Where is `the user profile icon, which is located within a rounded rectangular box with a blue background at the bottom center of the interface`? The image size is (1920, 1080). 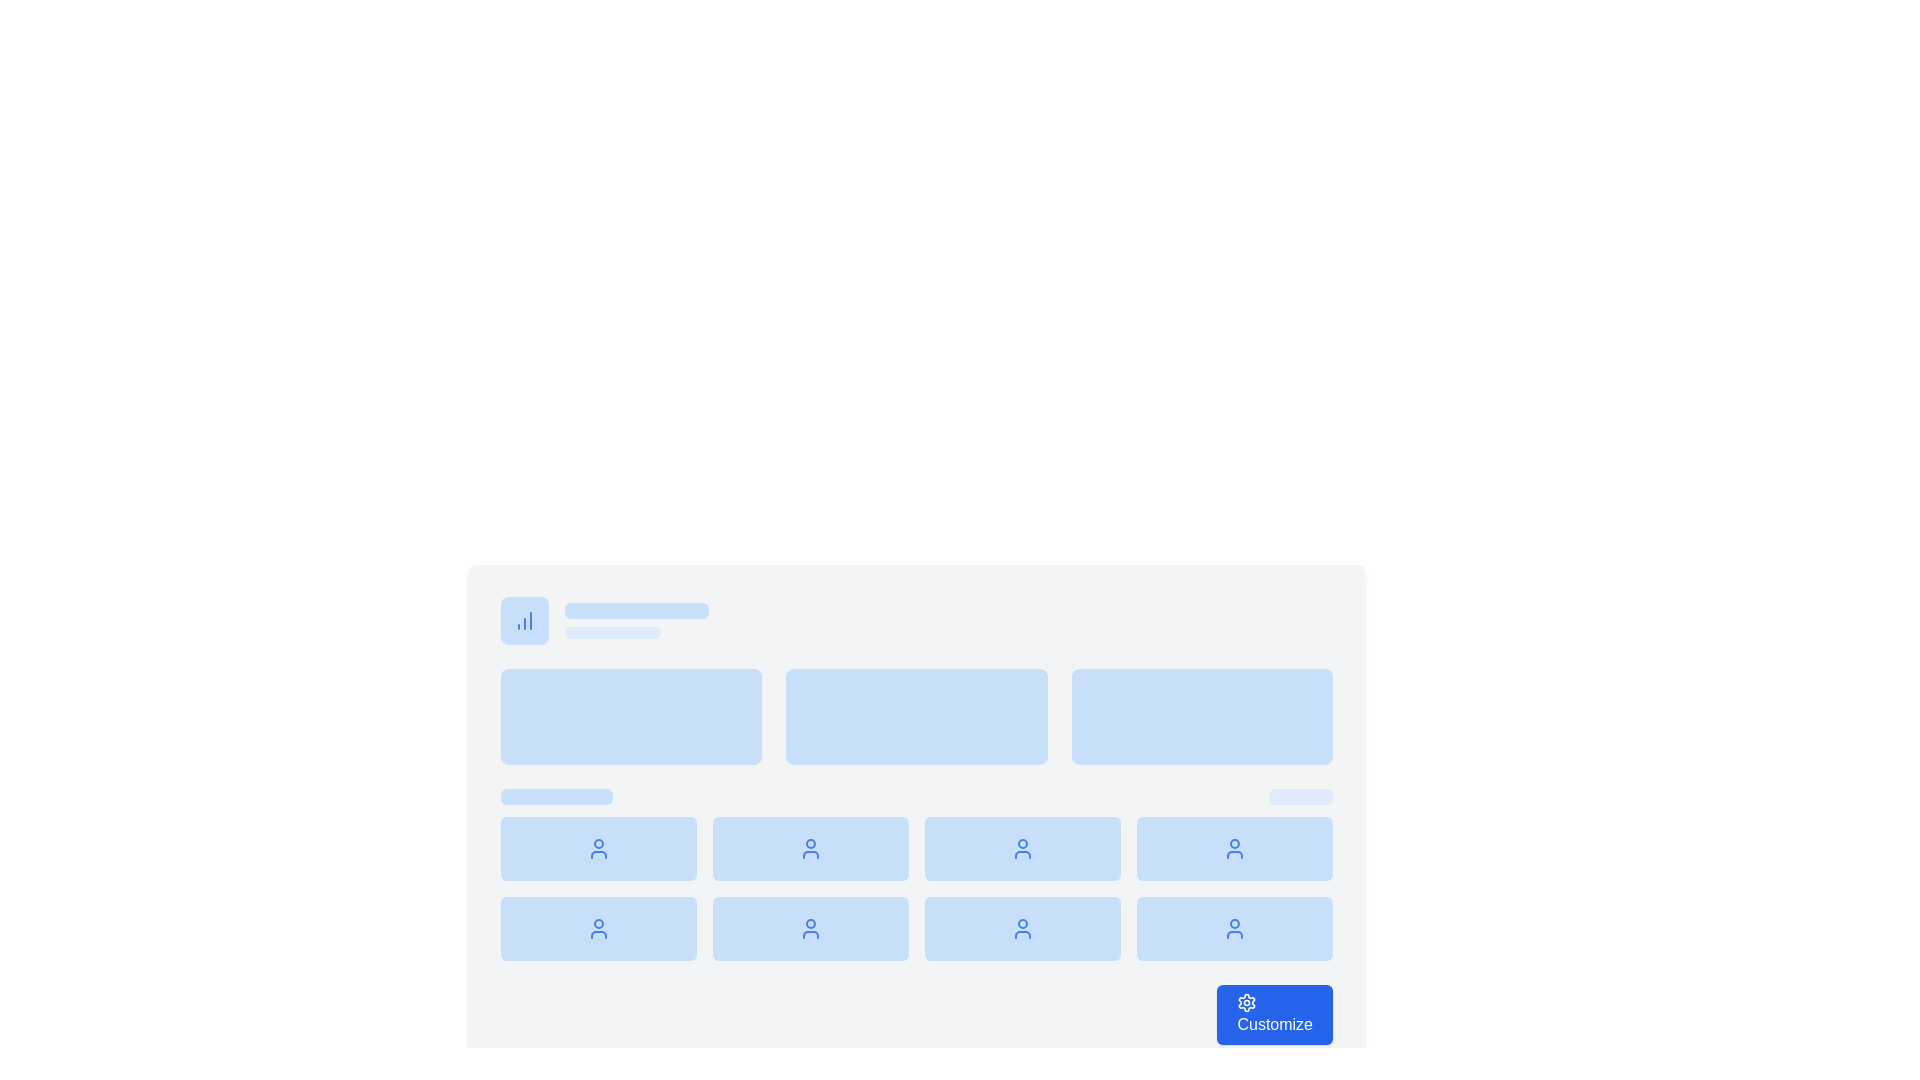 the user profile icon, which is located within a rounded rectangular box with a blue background at the bottom center of the interface is located at coordinates (811, 848).